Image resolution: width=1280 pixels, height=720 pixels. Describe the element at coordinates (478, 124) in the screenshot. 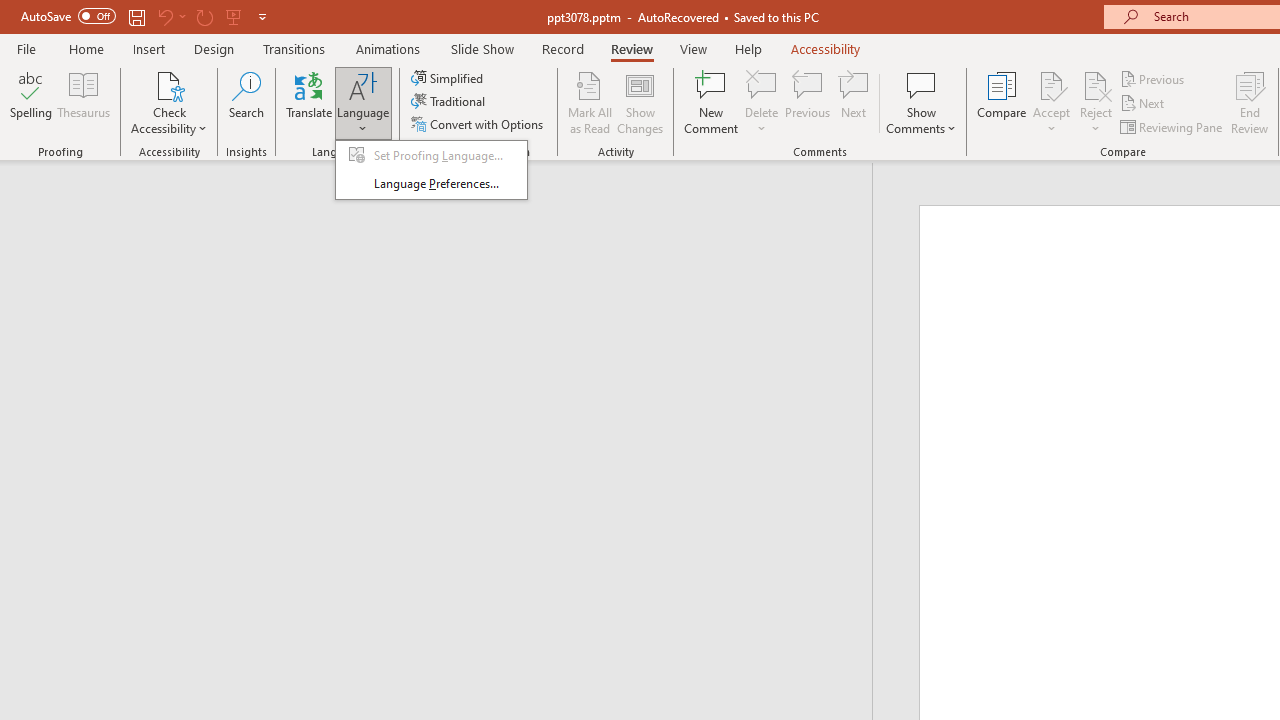

I see `'Convert with Options...'` at that location.